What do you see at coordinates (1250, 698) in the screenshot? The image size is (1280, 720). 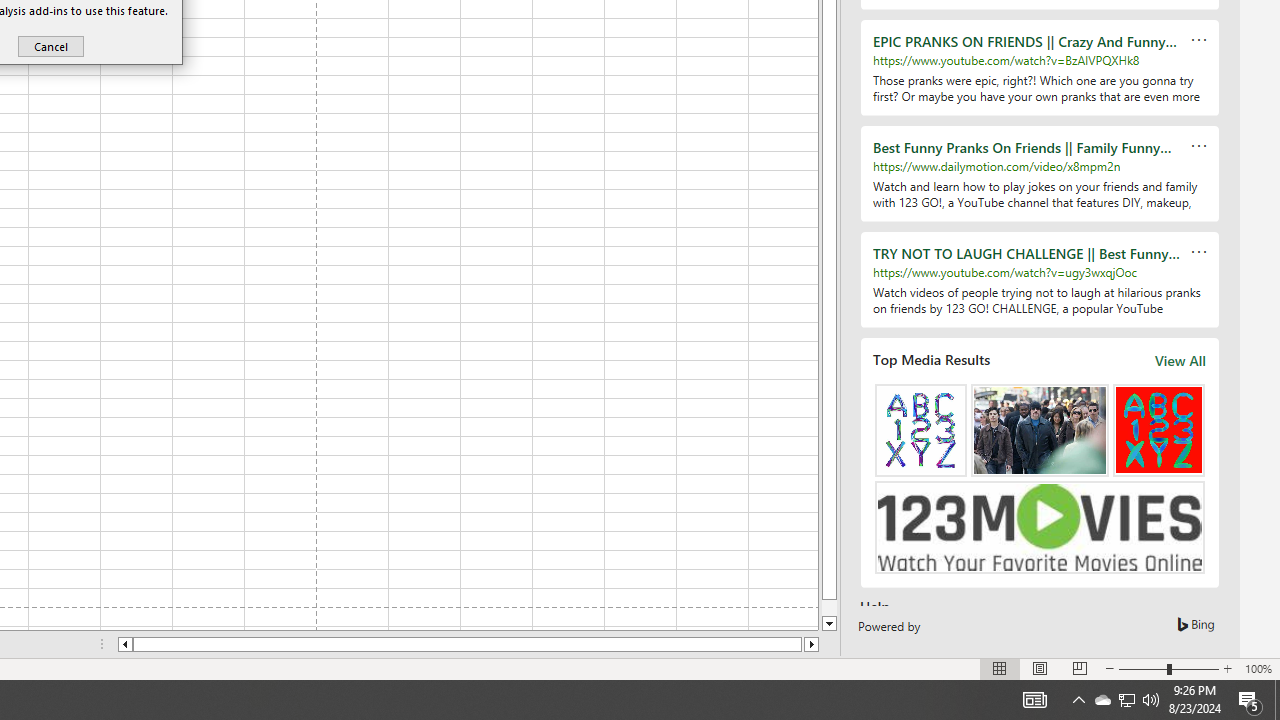 I see `'Action Center, 5 new notifications'` at bounding box center [1250, 698].